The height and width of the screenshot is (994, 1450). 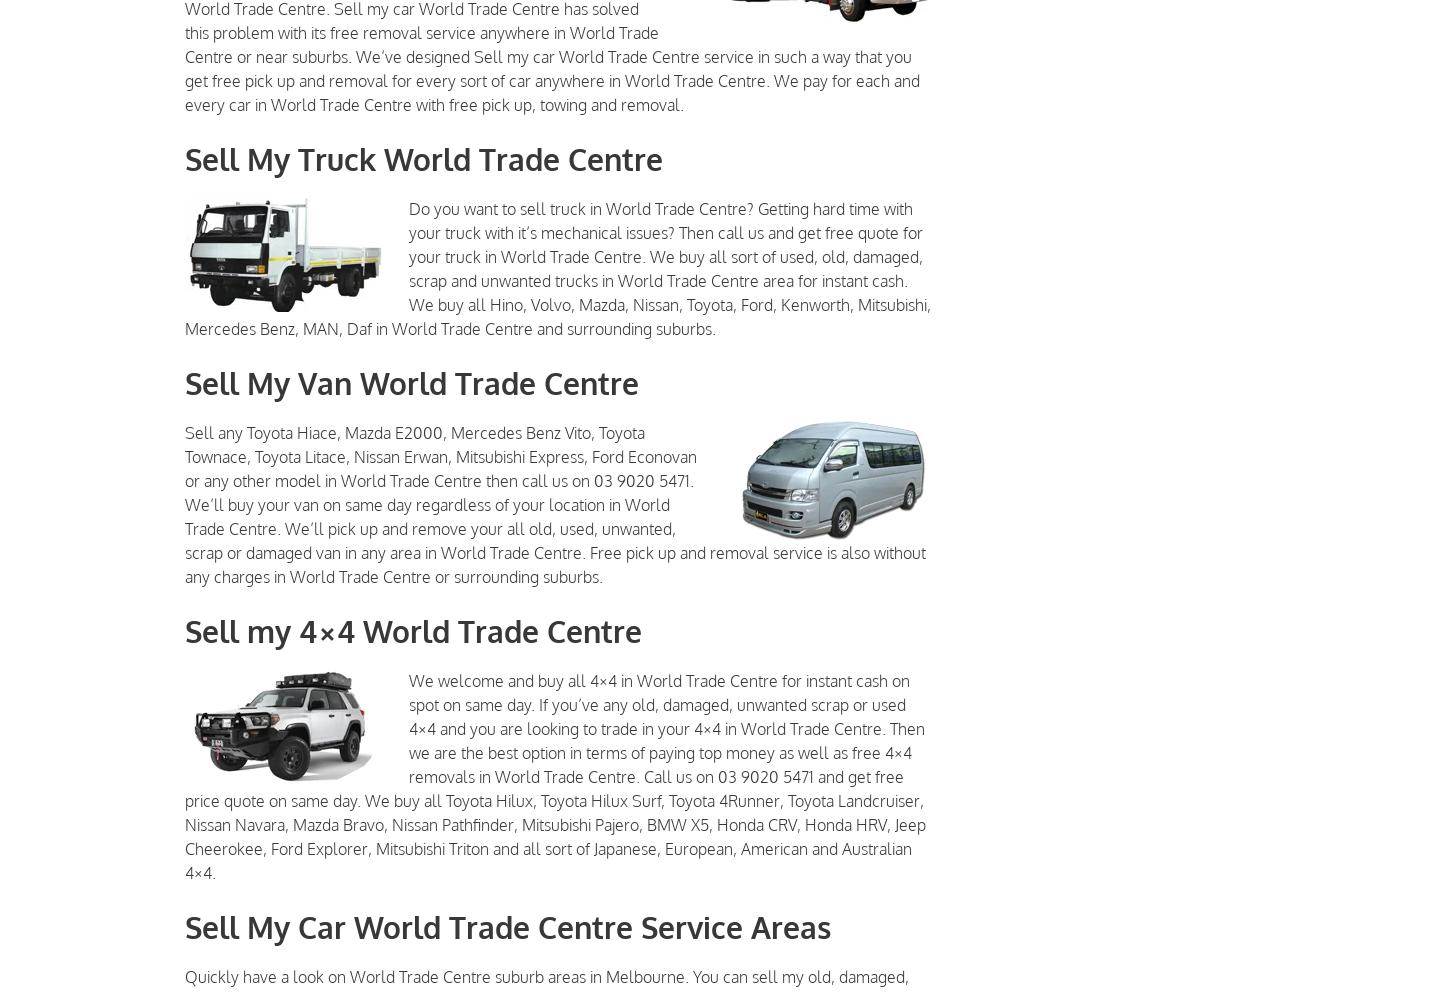 I want to click on 'Sell My Truck World Trade Centre', so click(x=422, y=159).